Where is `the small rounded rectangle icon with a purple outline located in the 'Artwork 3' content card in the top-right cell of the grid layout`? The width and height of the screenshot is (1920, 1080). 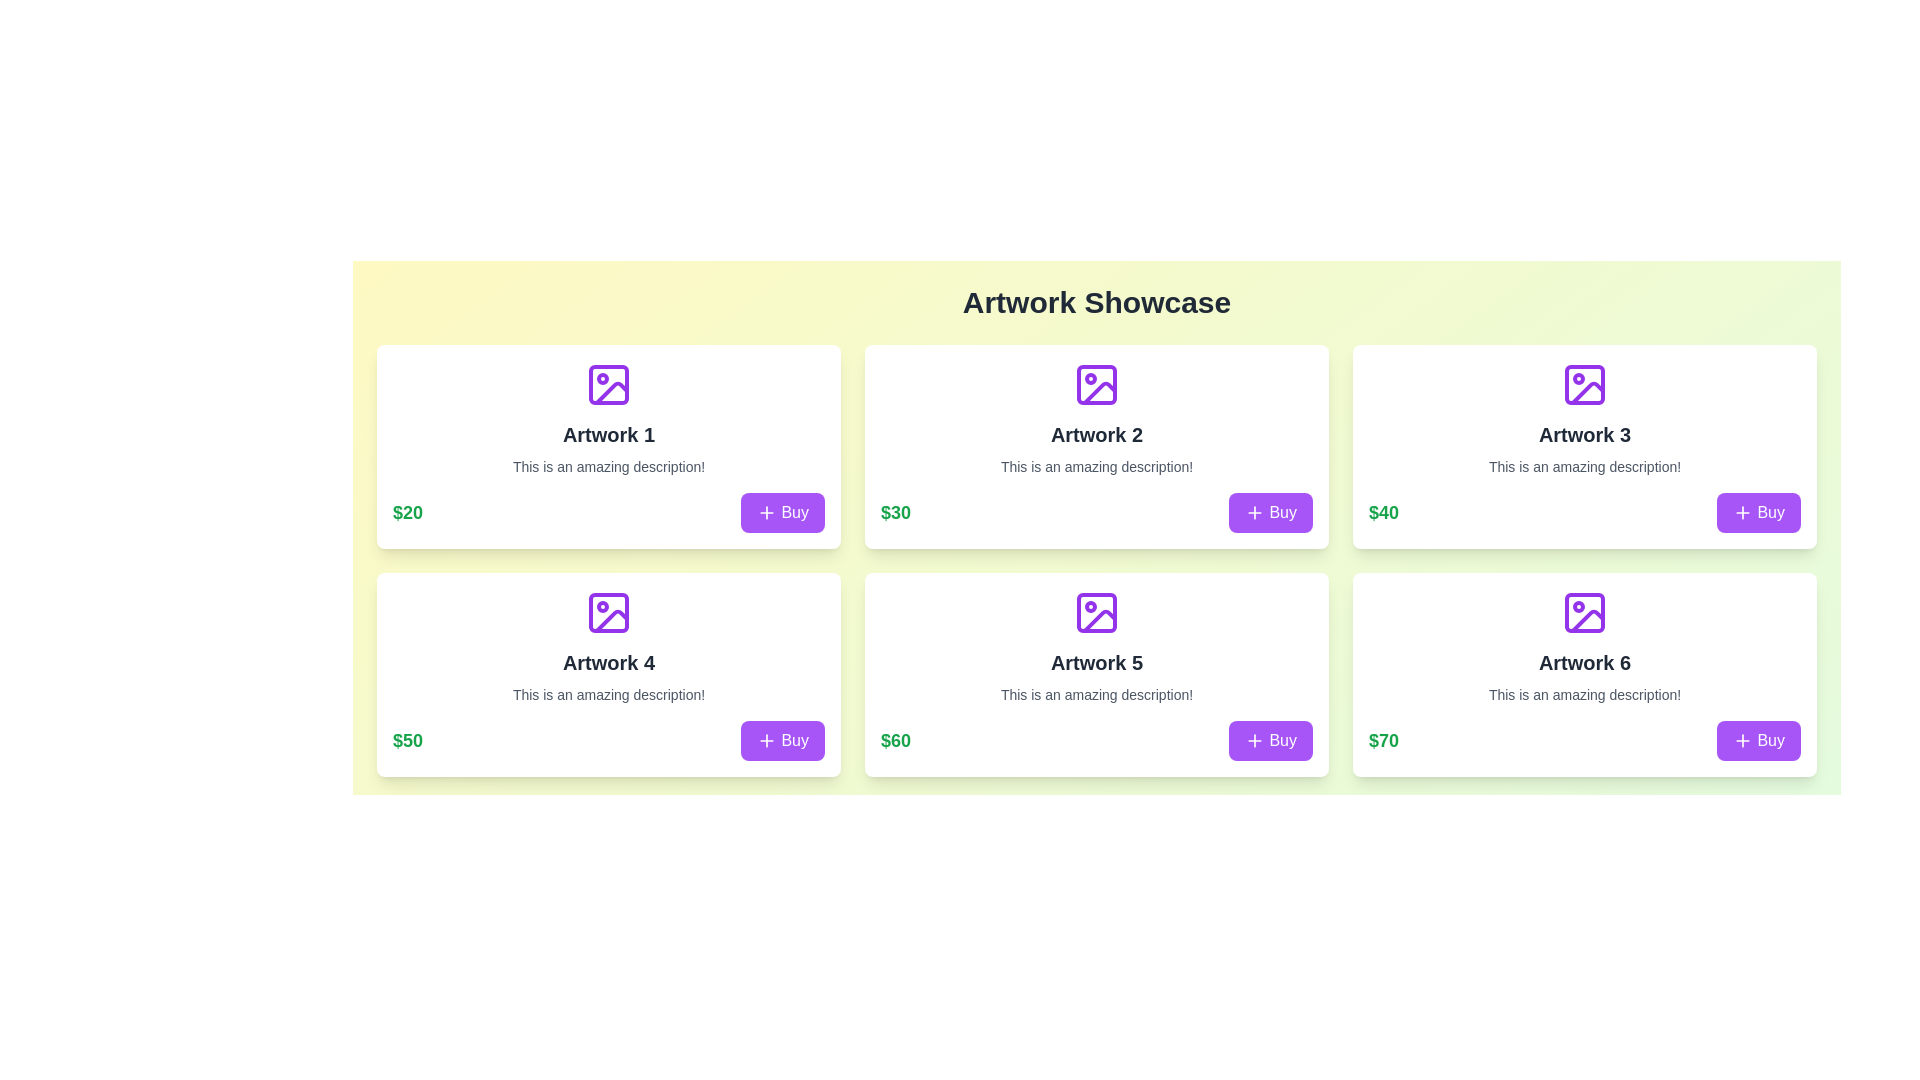
the small rounded rectangle icon with a purple outline located in the 'Artwork 3' content card in the top-right cell of the grid layout is located at coordinates (1583, 385).